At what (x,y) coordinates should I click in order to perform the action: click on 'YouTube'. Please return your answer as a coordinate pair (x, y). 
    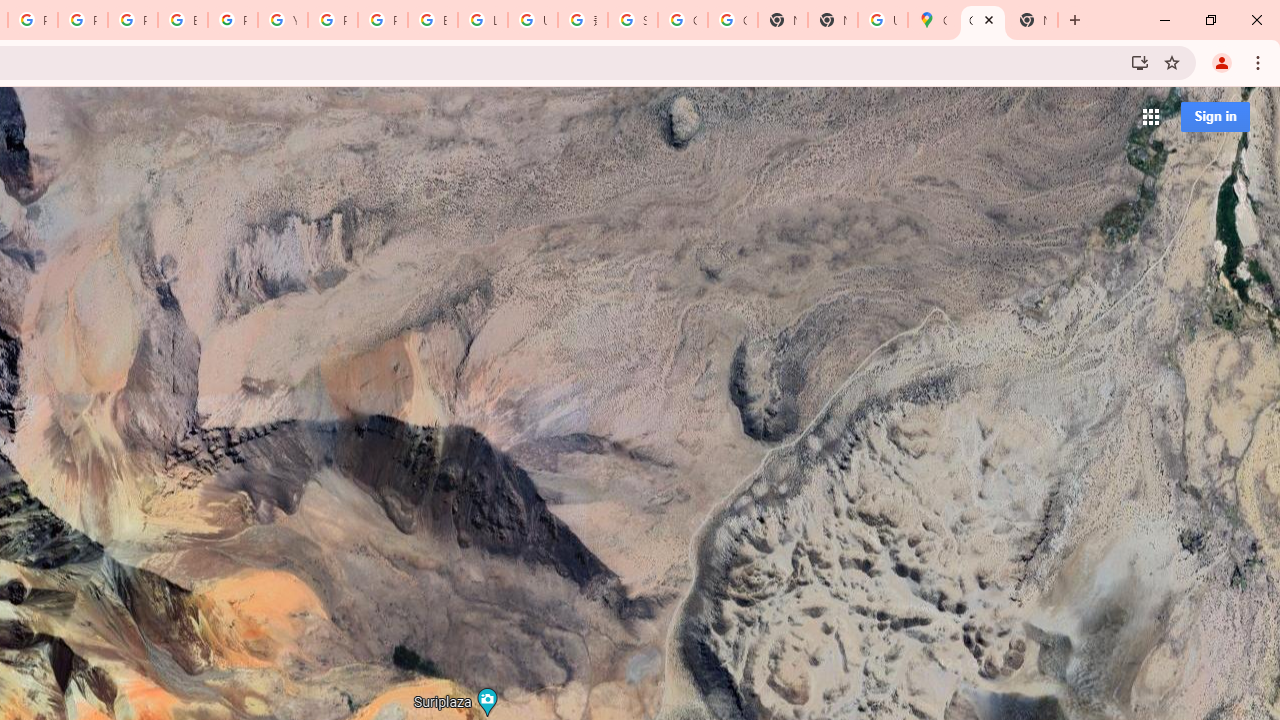
    Looking at the image, I should click on (282, 20).